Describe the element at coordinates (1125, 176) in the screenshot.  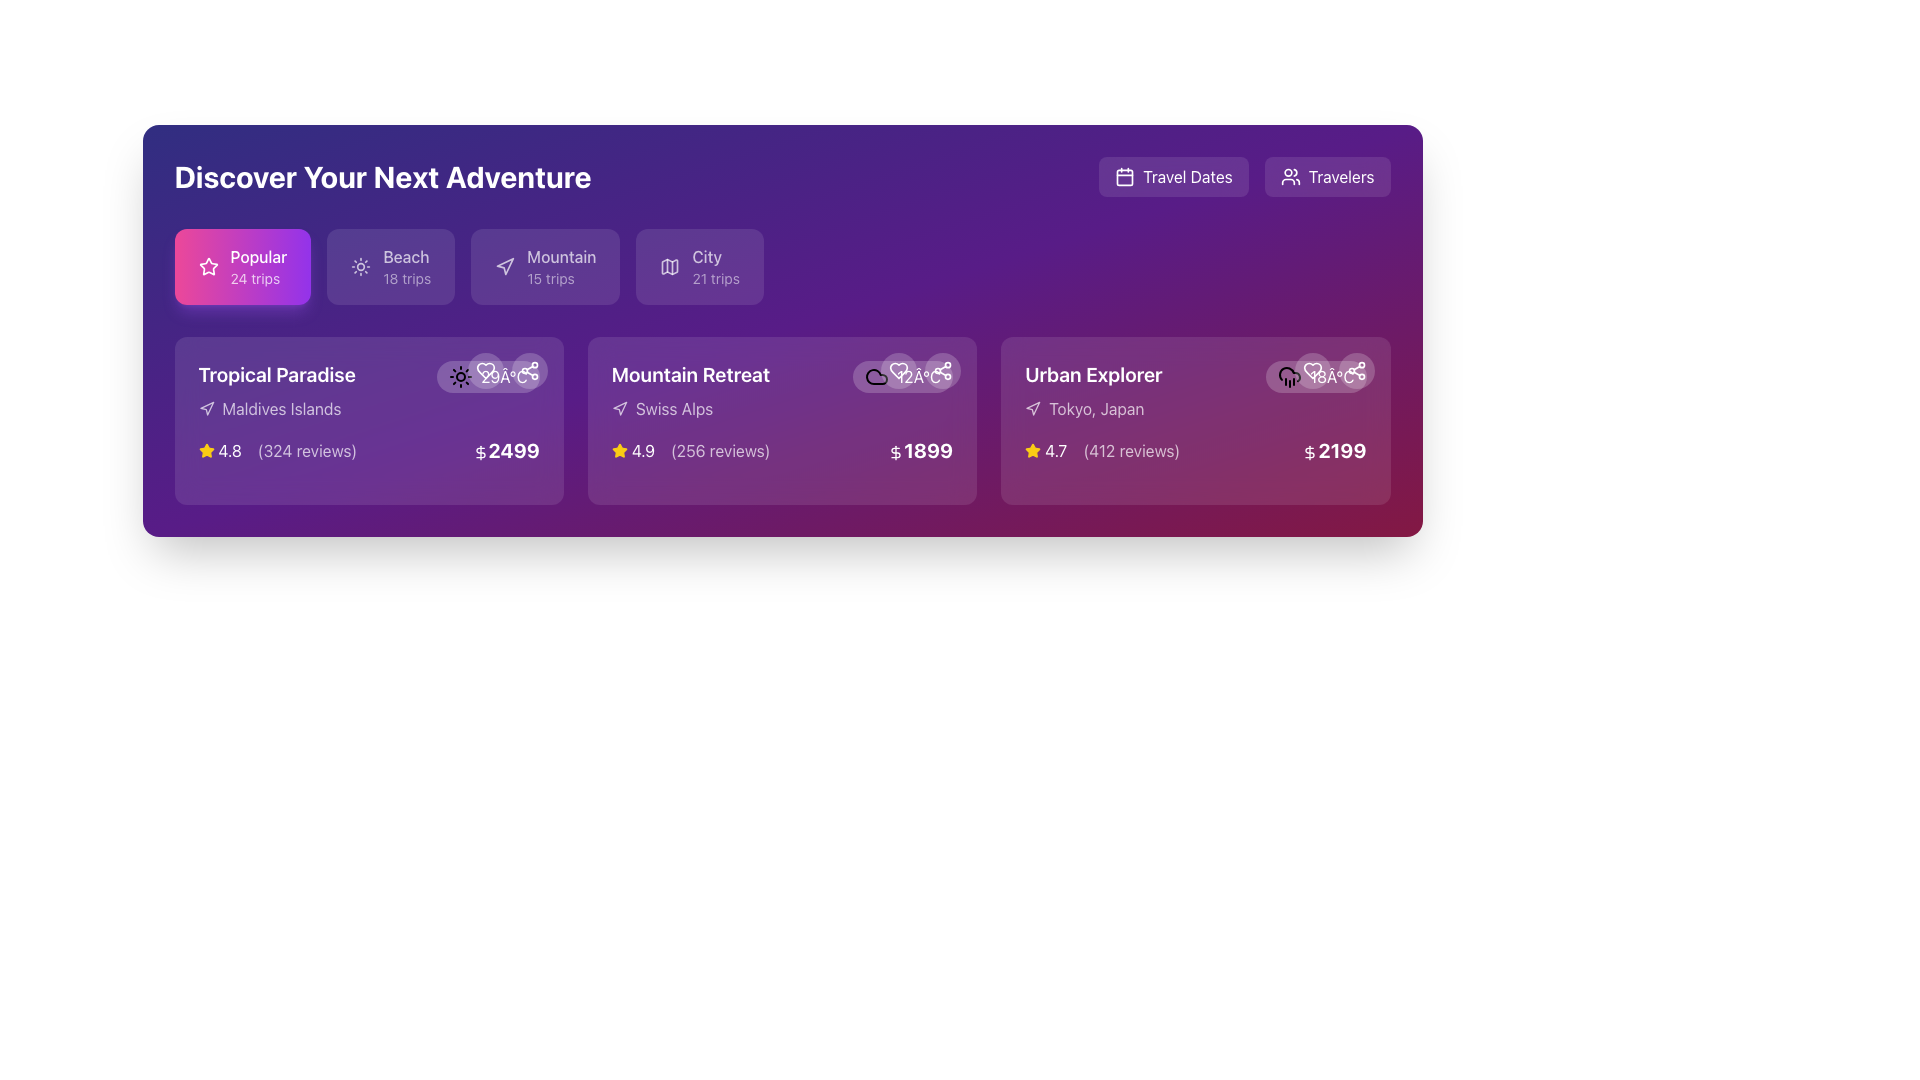
I see `the decorative rectangle inside the calendar icon located near the top-right corner of the interface` at that location.